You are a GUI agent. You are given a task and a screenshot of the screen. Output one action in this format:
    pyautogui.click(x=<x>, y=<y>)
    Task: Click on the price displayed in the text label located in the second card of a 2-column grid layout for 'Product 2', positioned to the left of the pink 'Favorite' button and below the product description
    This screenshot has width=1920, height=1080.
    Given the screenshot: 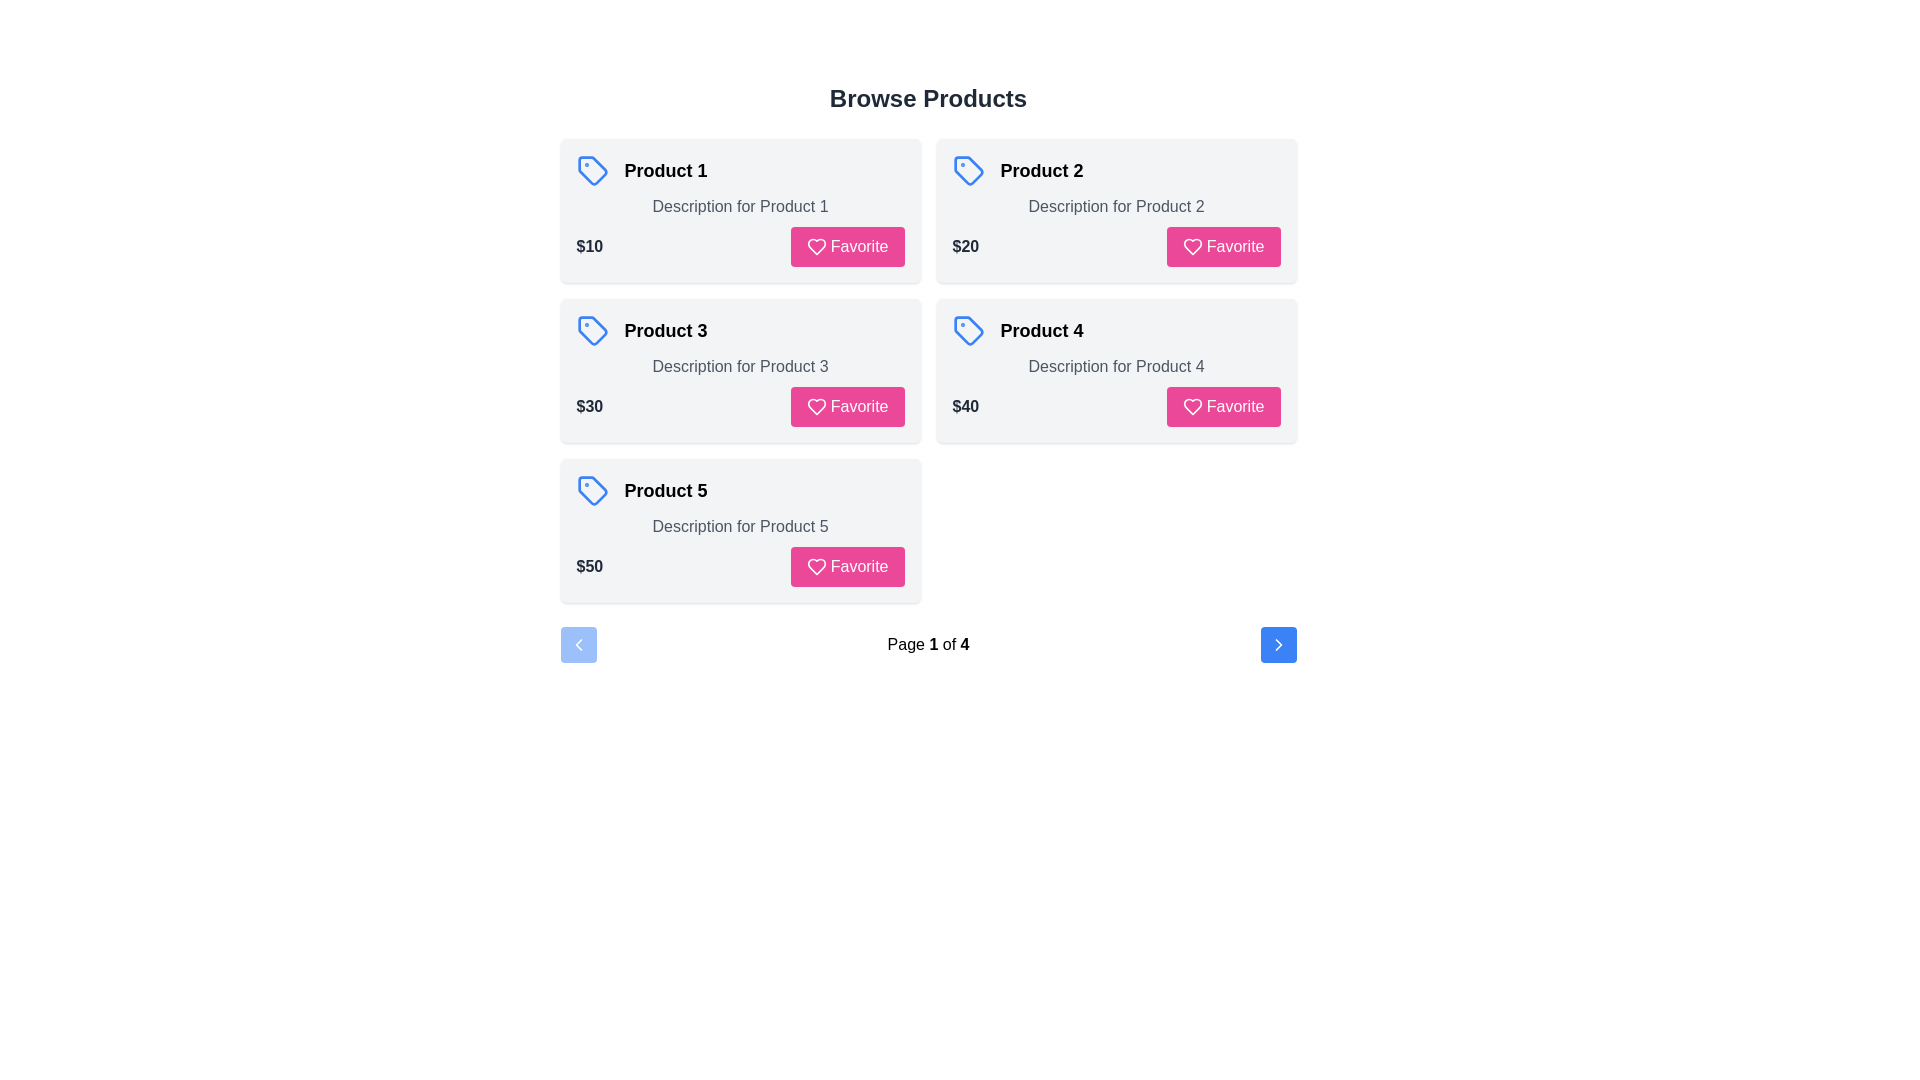 What is the action you would take?
    pyautogui.click(x=965, y=245)
    